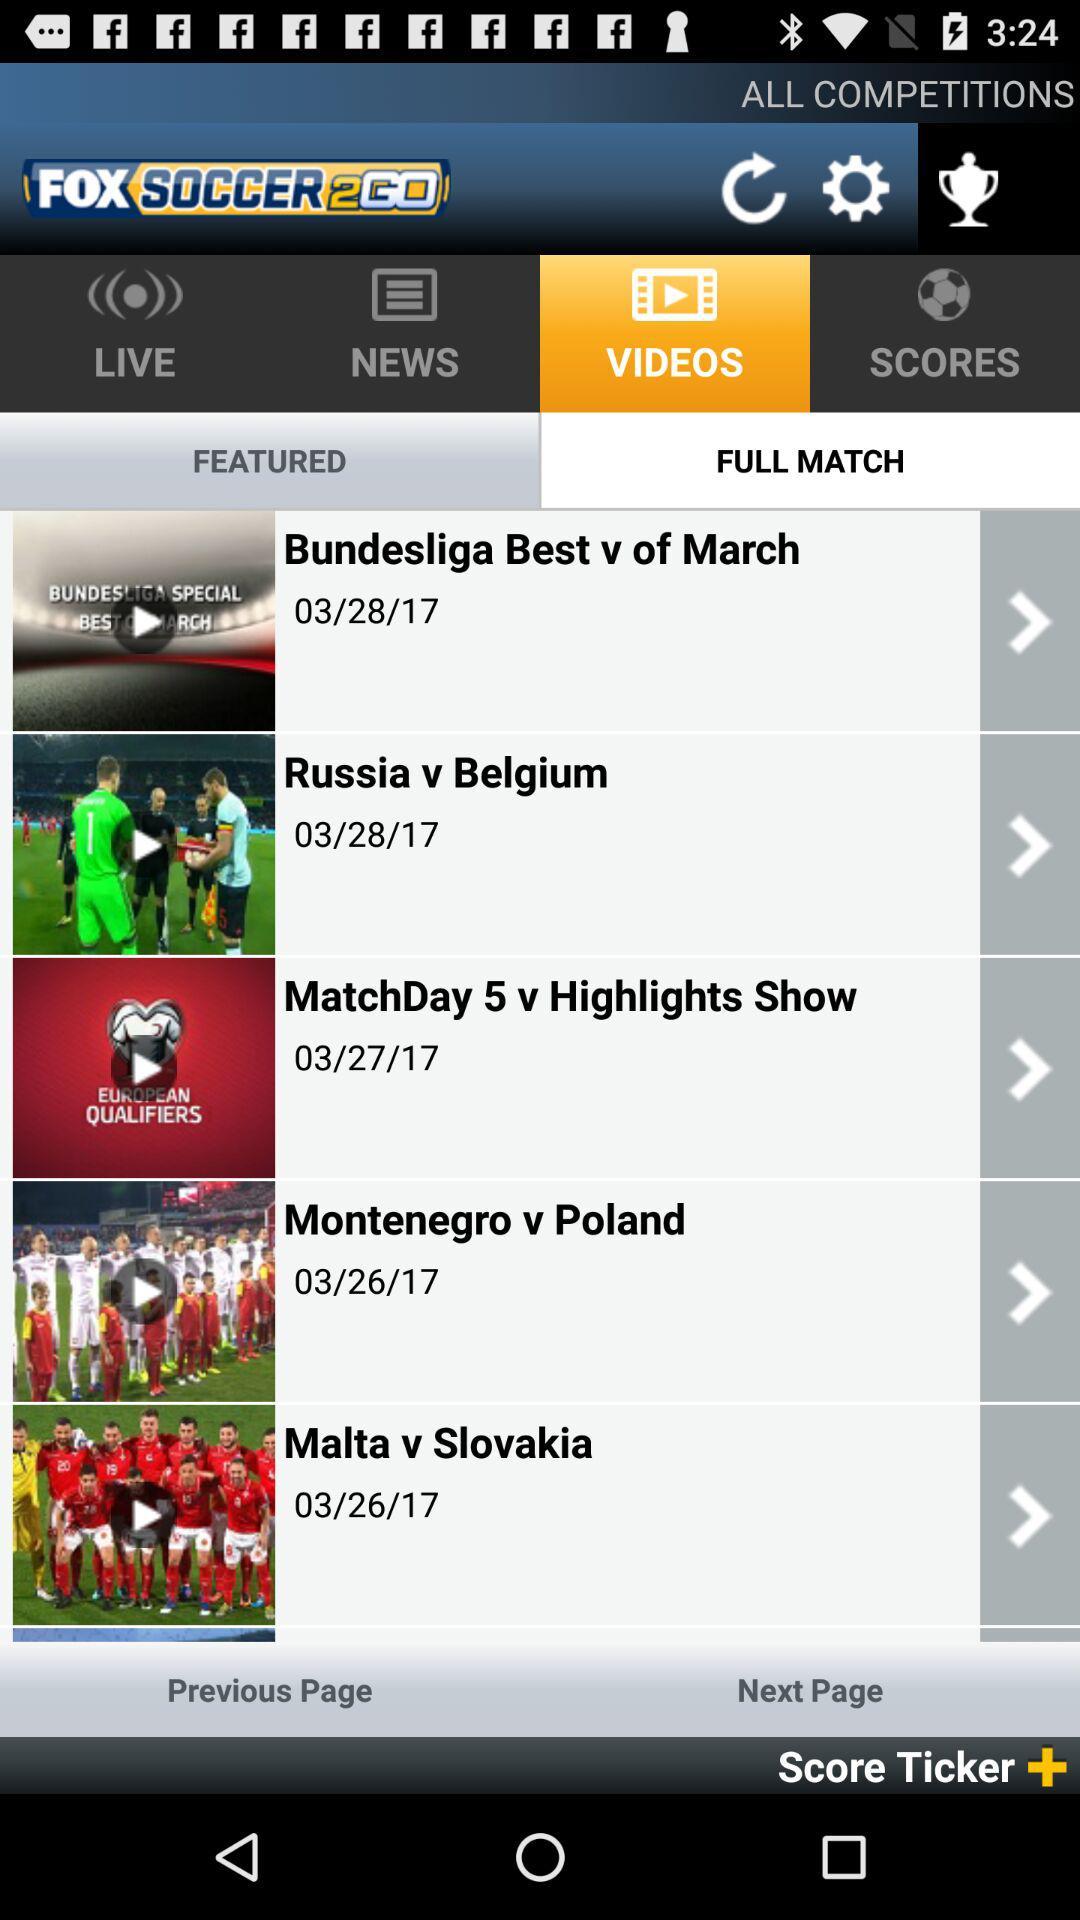  I want to click on the refresh icon, so click(755, 202).